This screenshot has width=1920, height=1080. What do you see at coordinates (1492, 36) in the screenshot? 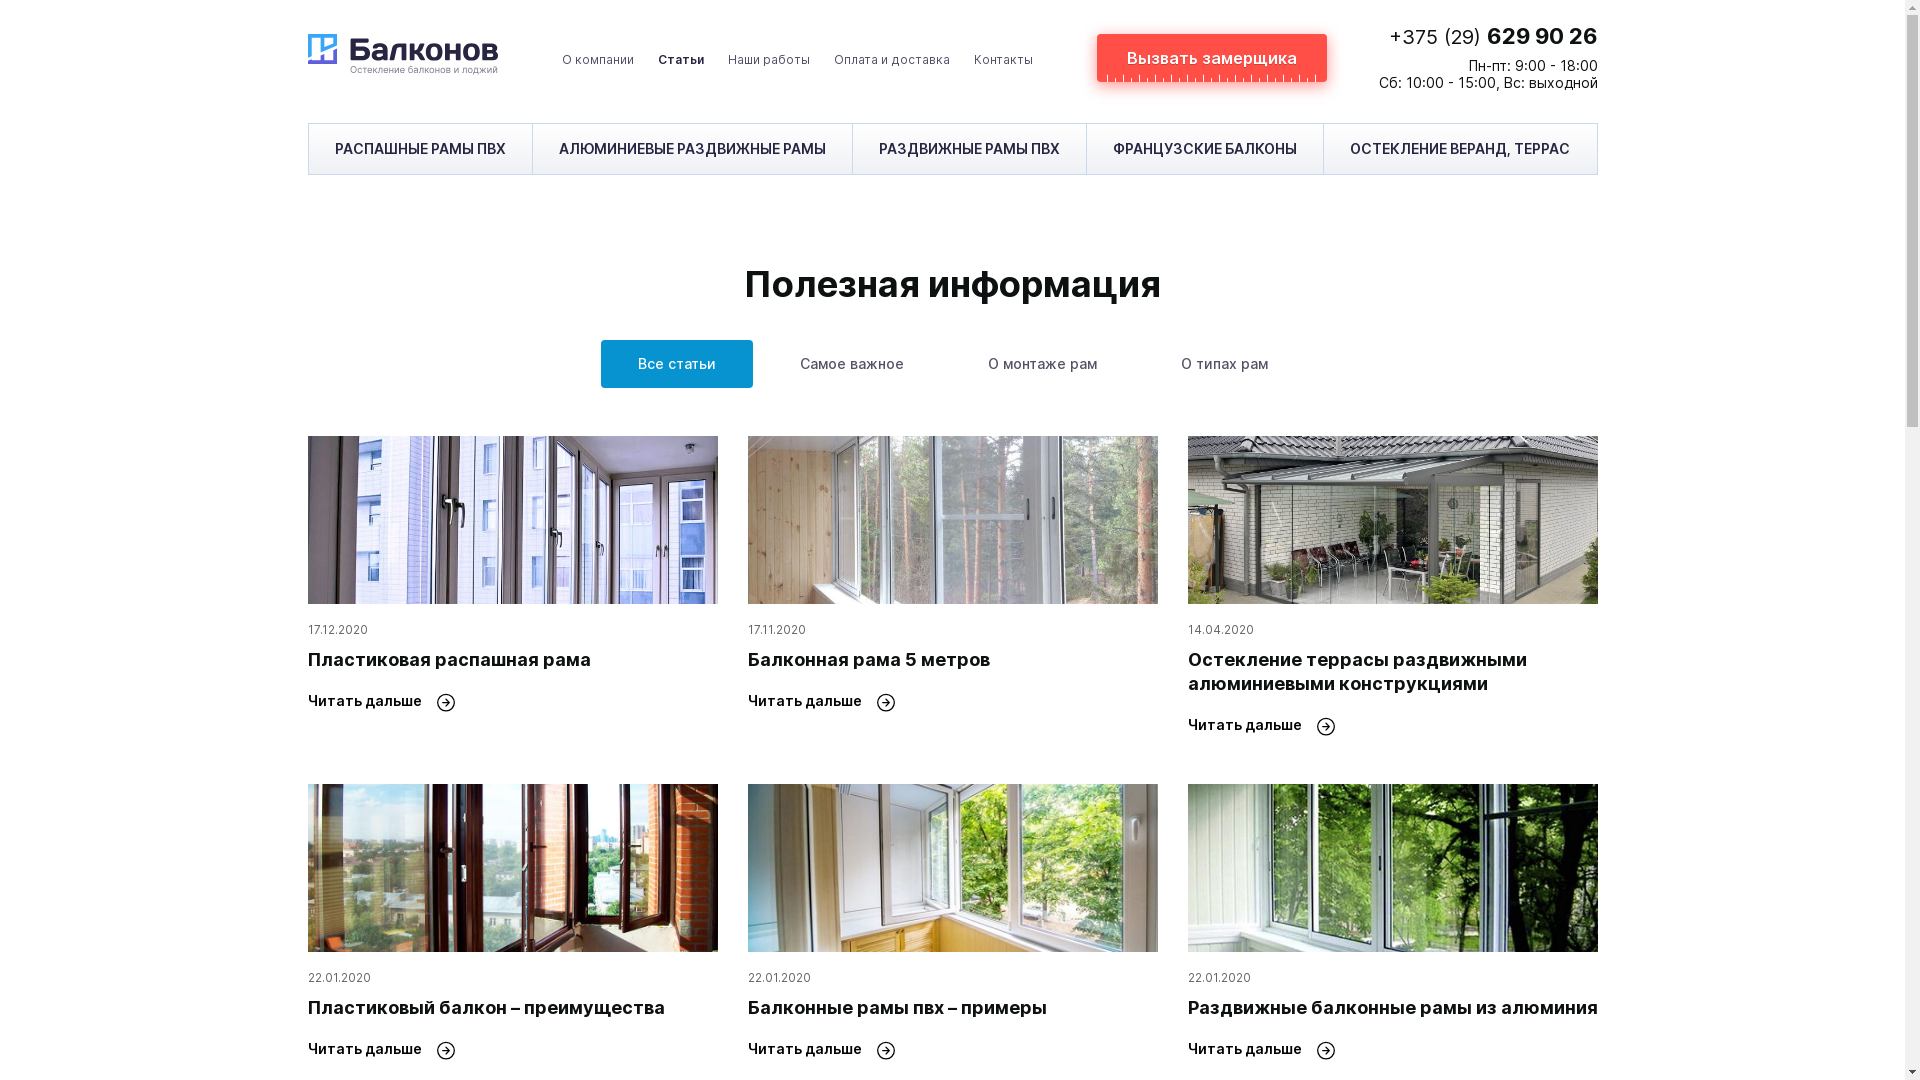
I see `'+375 (29) 629 90 26'` at bounding box center [1492, 36].